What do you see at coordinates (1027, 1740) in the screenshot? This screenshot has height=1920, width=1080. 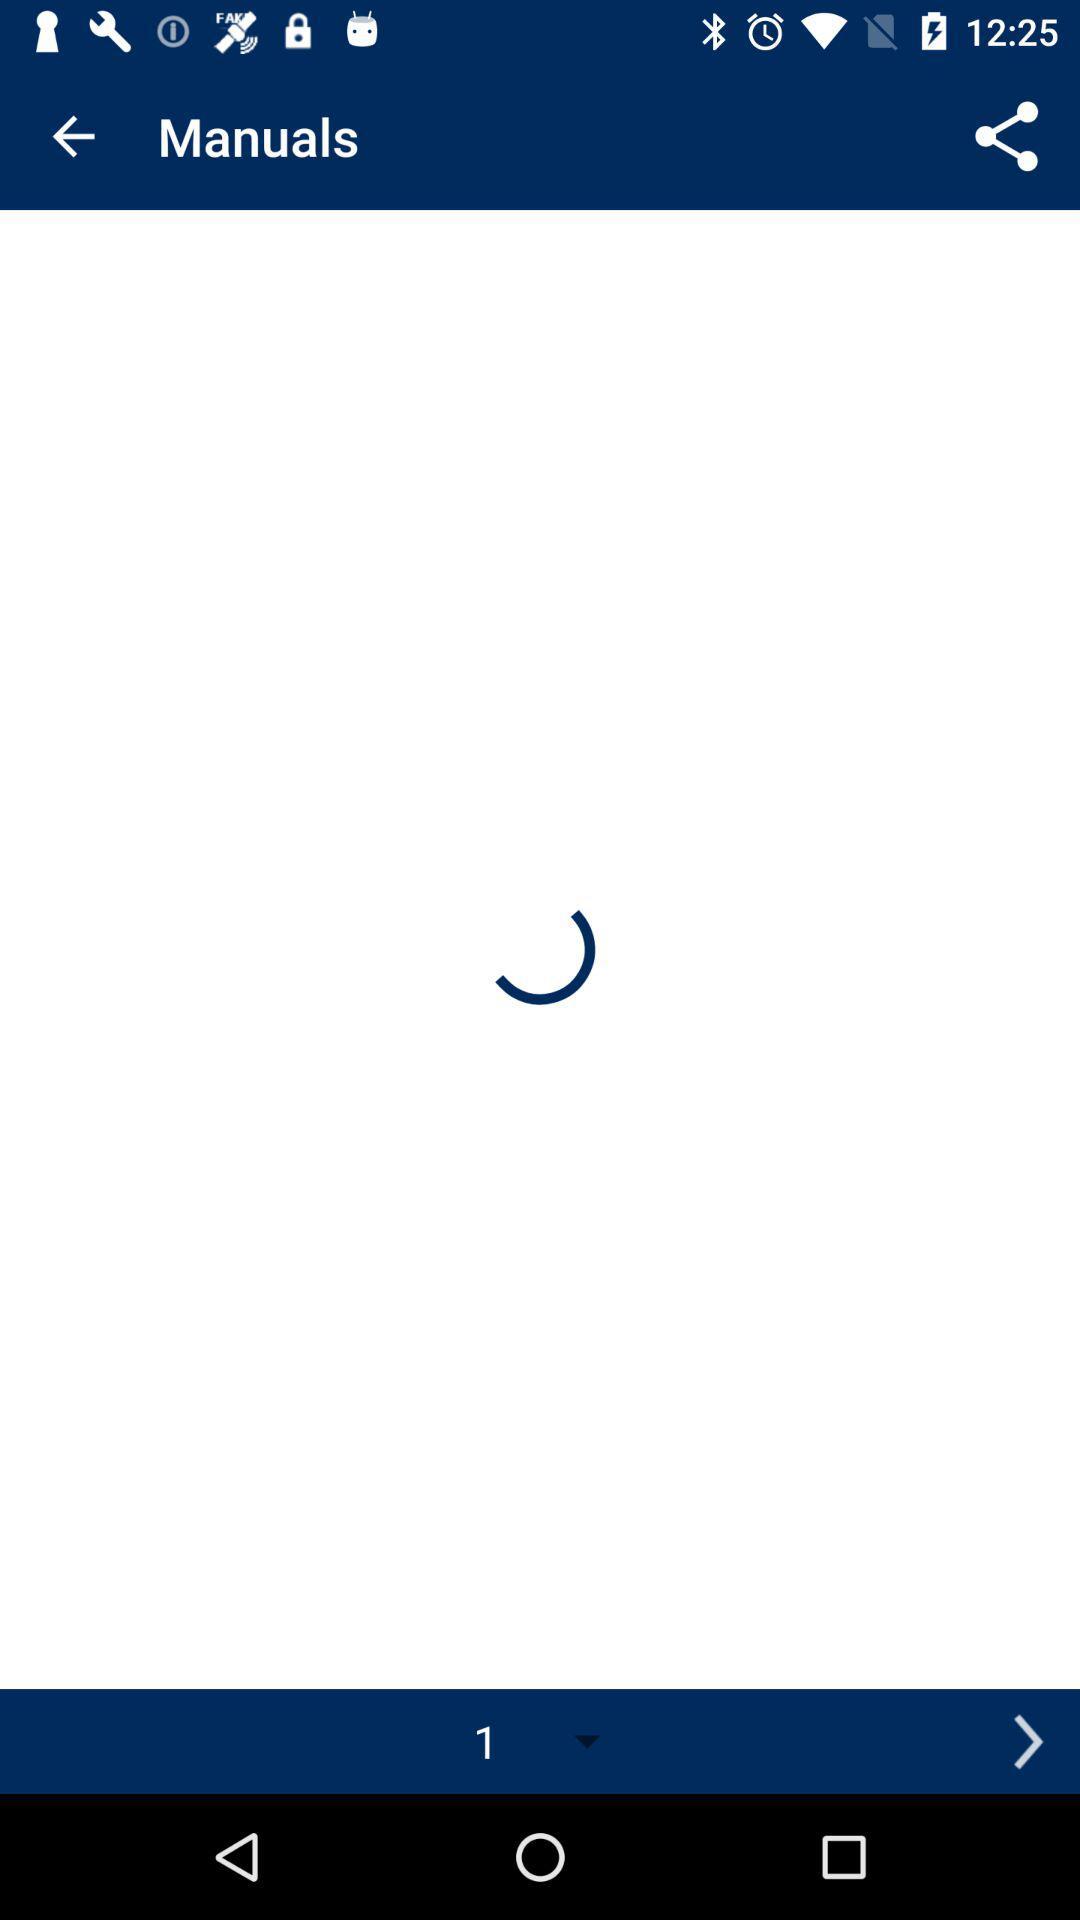 I see `the item at the bottom right corner` at bounding box center [1027, 1740].